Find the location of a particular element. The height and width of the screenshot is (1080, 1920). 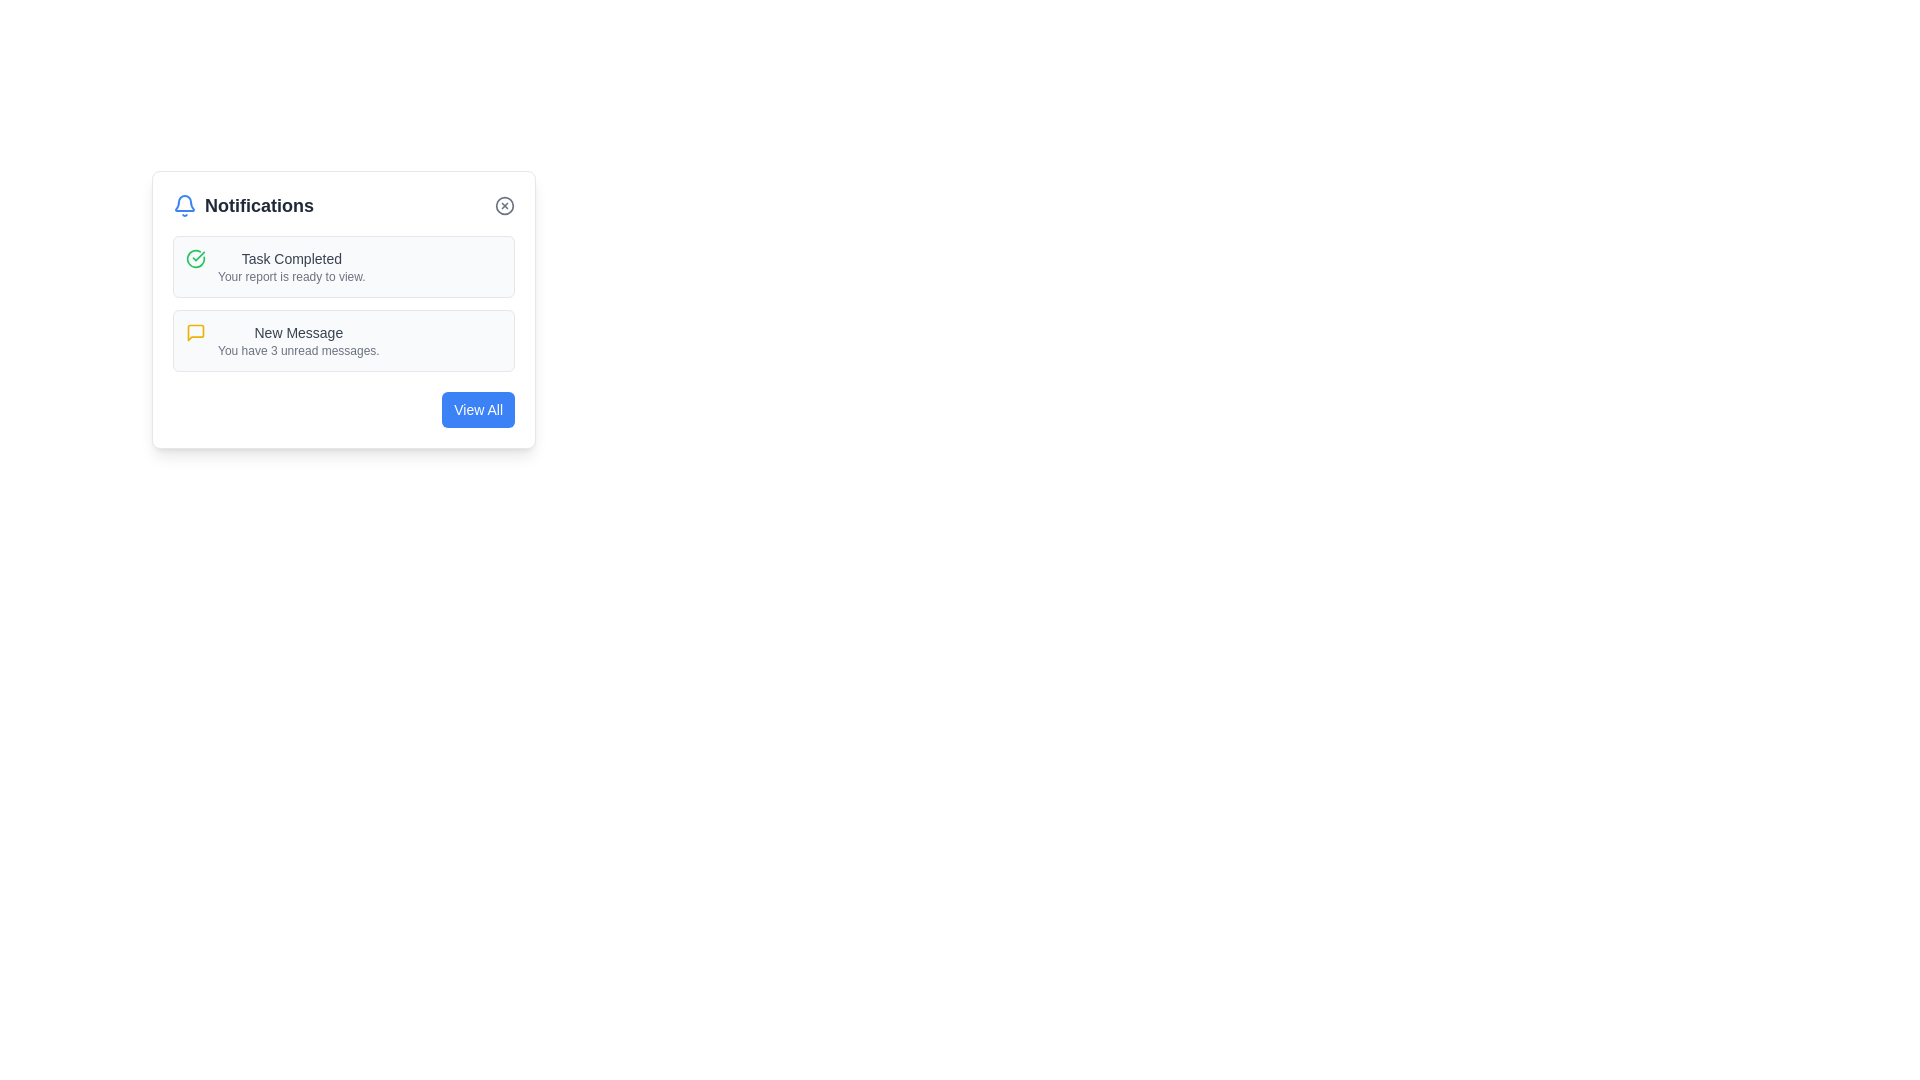

the yellow message icon with a speech bubble shape located on the left side of the 'New Message' notification item is located at coordinates (196, 331).